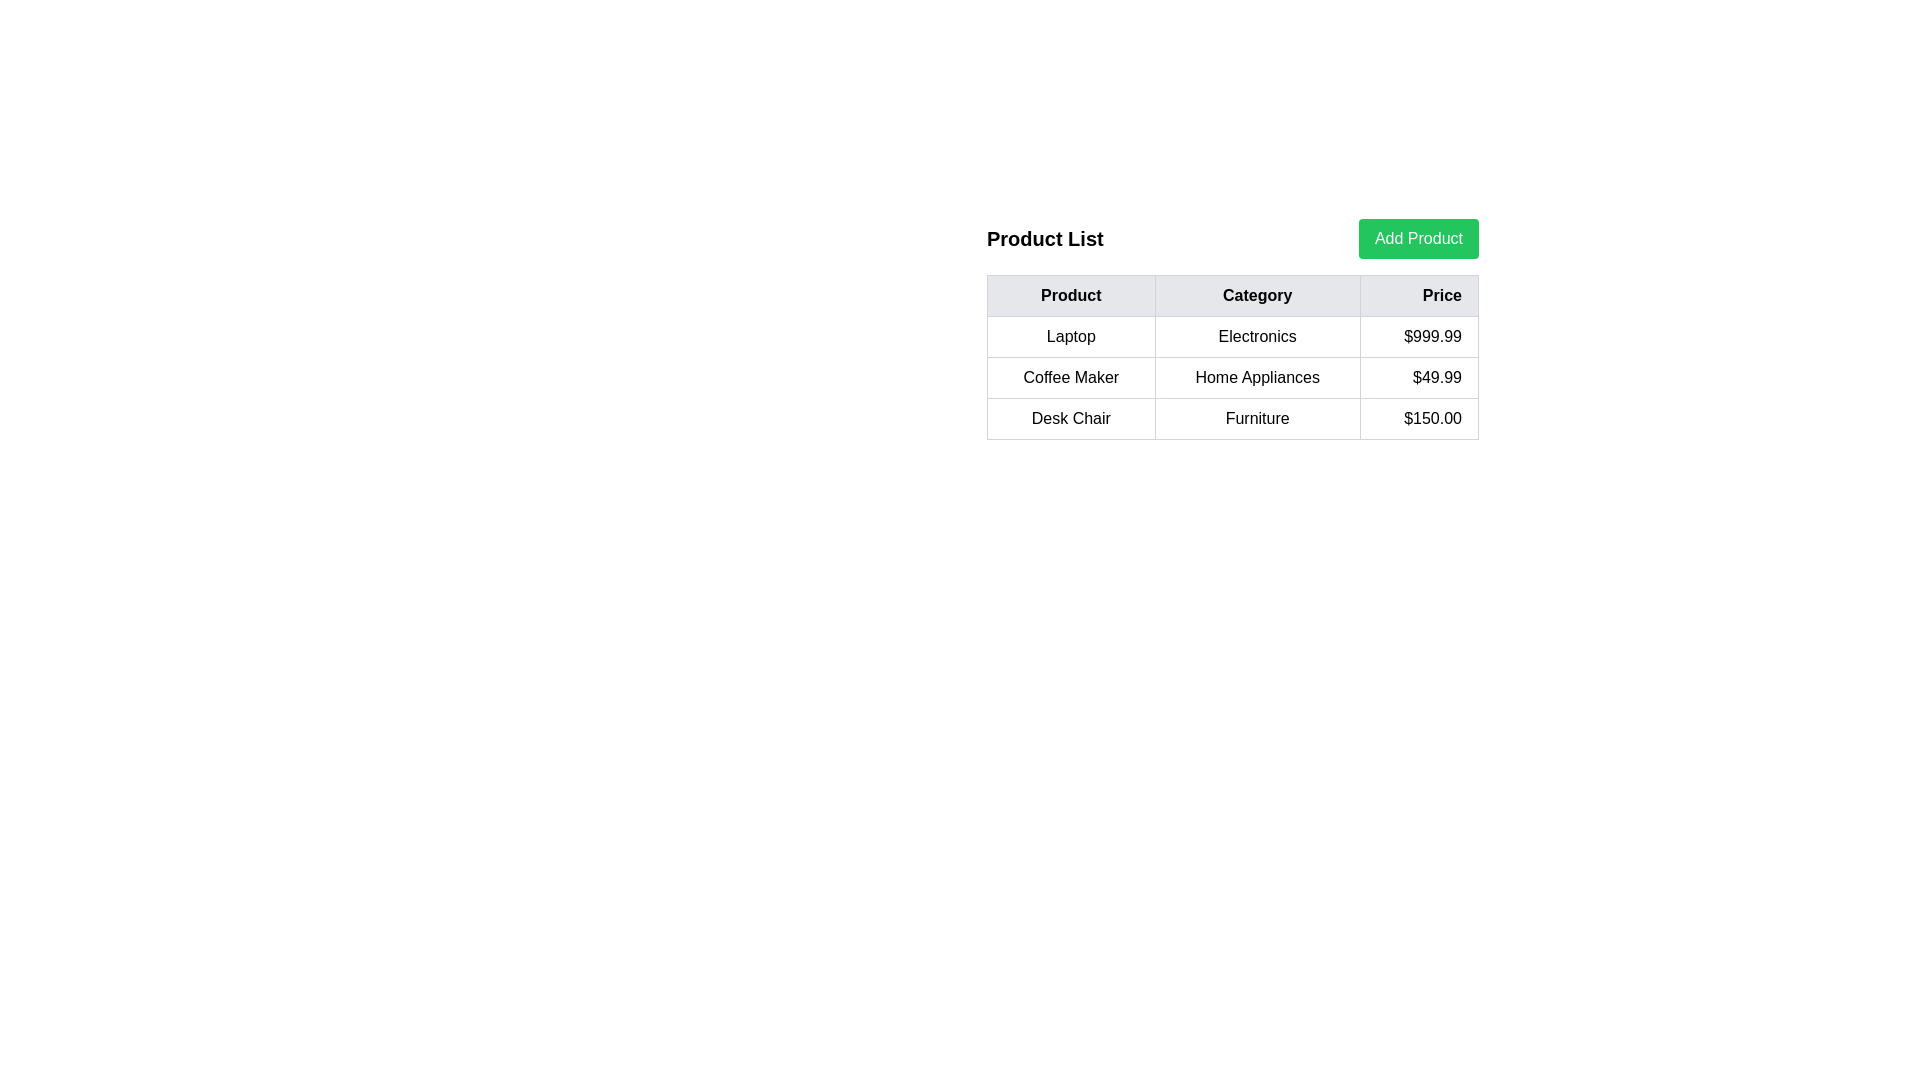  What do you see at coordinates (1232, 296) in the screenshot?
I see `the table header cell labeled 'Category', which is centrally located in the header row of the 'Product List' table, between 'Product' and 'Price'` at bounding box center [1232, 296].